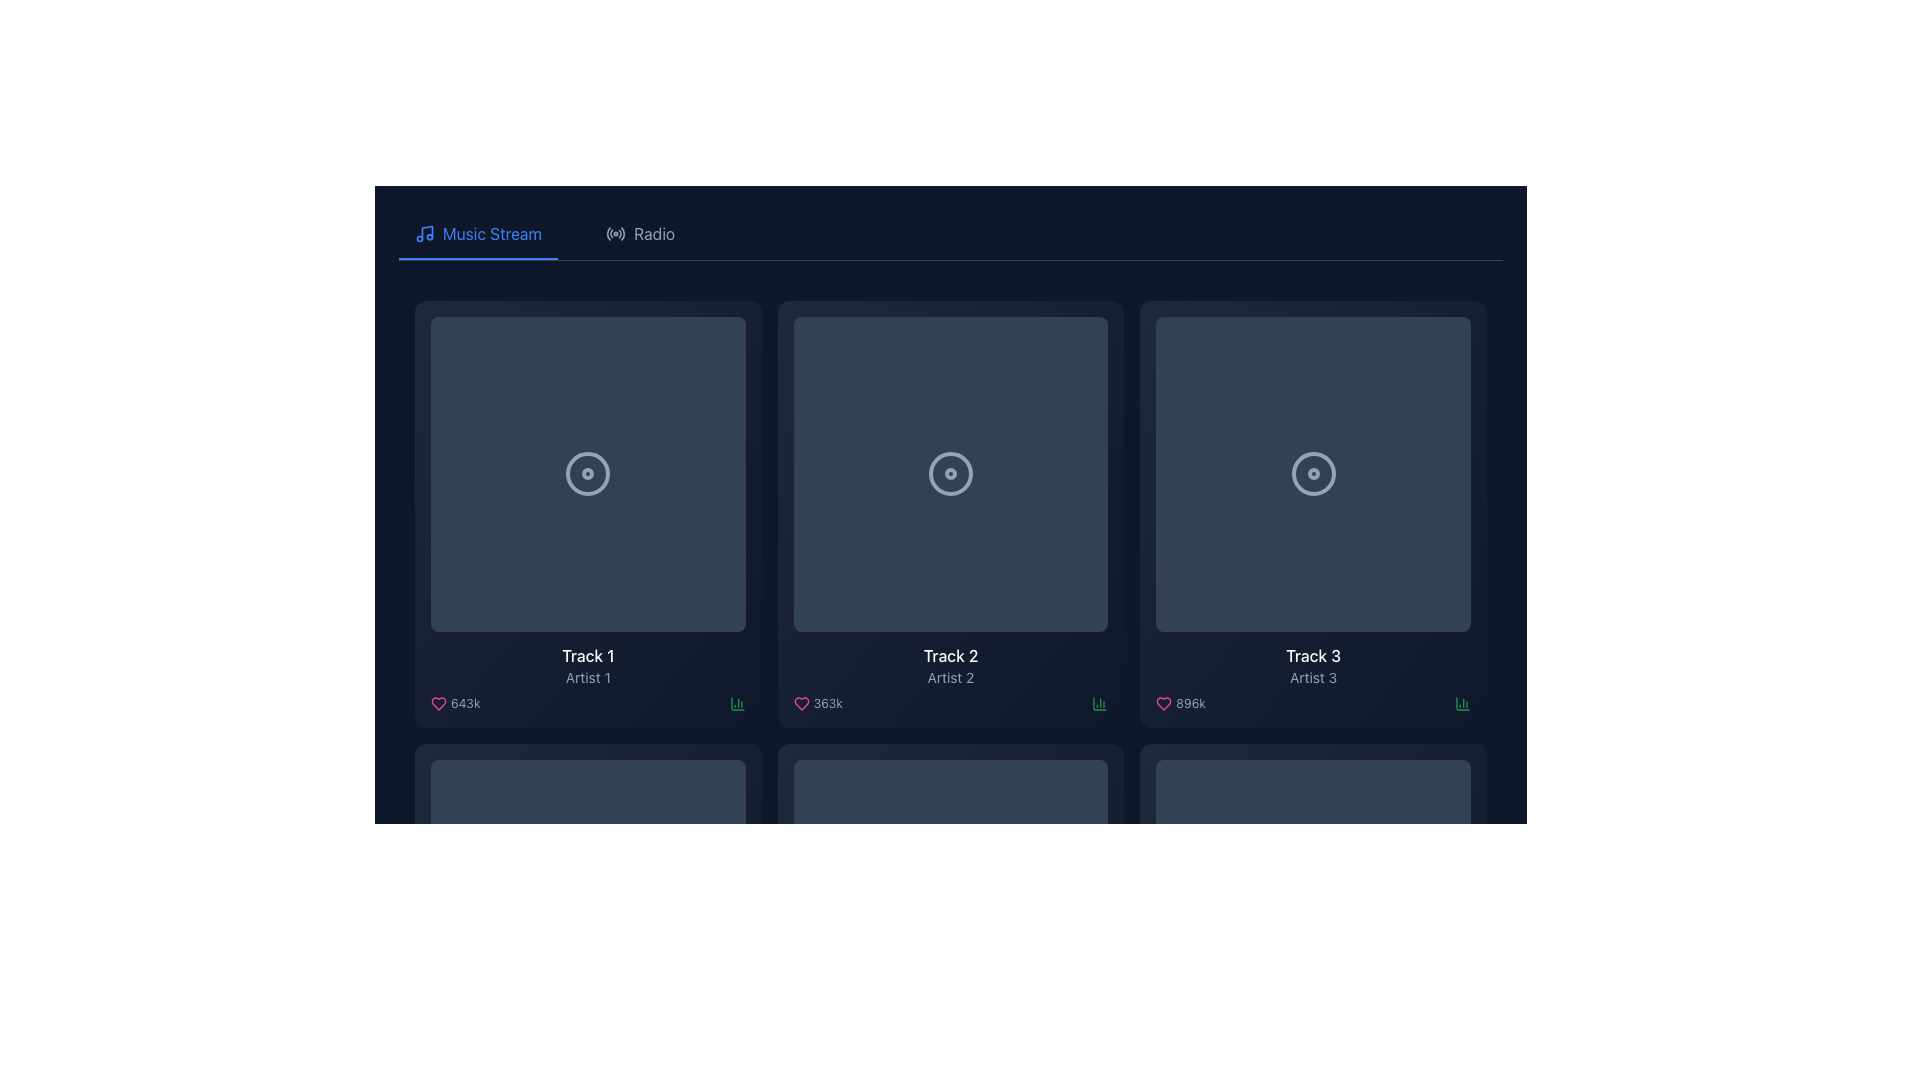  Describe the element at coordinates (1190, 702) in the screenshot. I see `the text label displaying '896k', which is styled with a small font size and light gray color, located next to a heart icon in a compact grouping below 'Track 3'` at that location.